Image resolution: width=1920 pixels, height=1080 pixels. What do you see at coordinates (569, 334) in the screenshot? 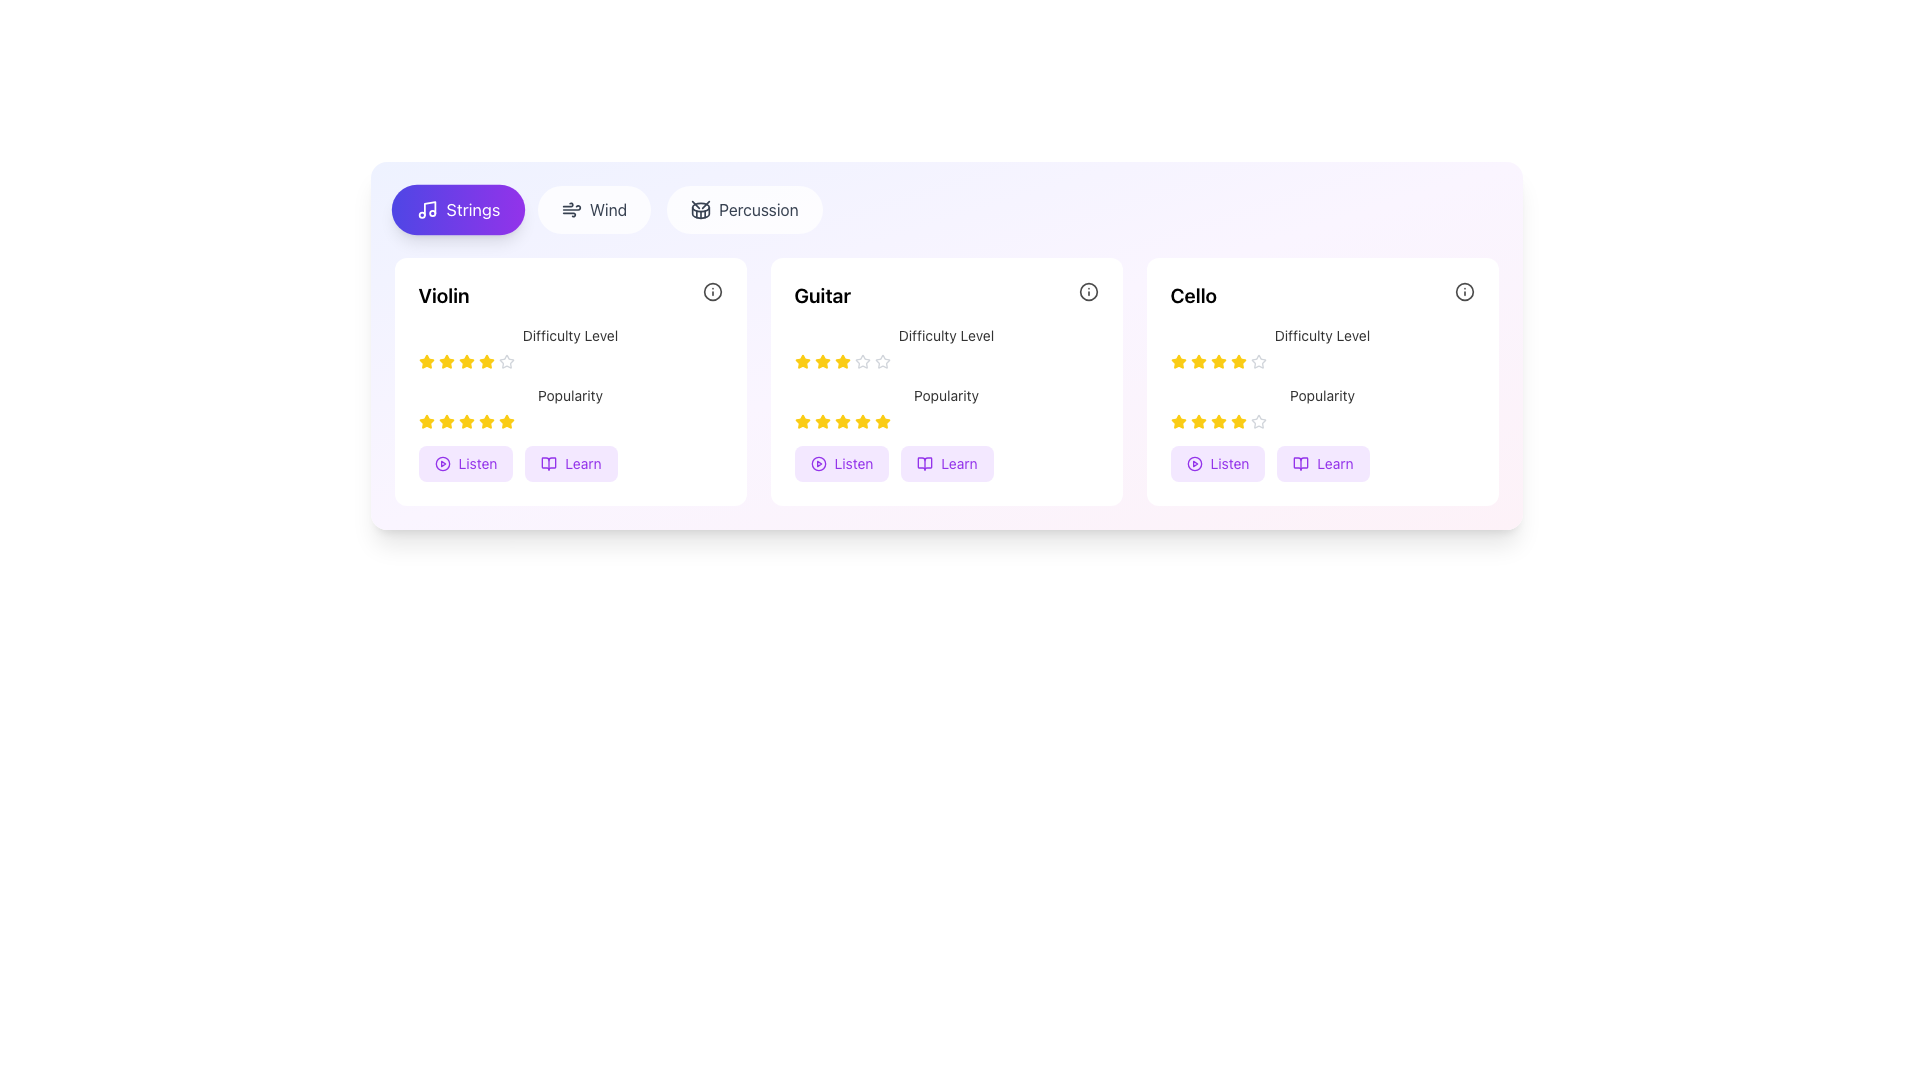
I see `the static text label that describes the difficulty level of the instrument, positioned in the content box for 'Violin', just below its title and above the rating stars` at bounding box center [569, 334].